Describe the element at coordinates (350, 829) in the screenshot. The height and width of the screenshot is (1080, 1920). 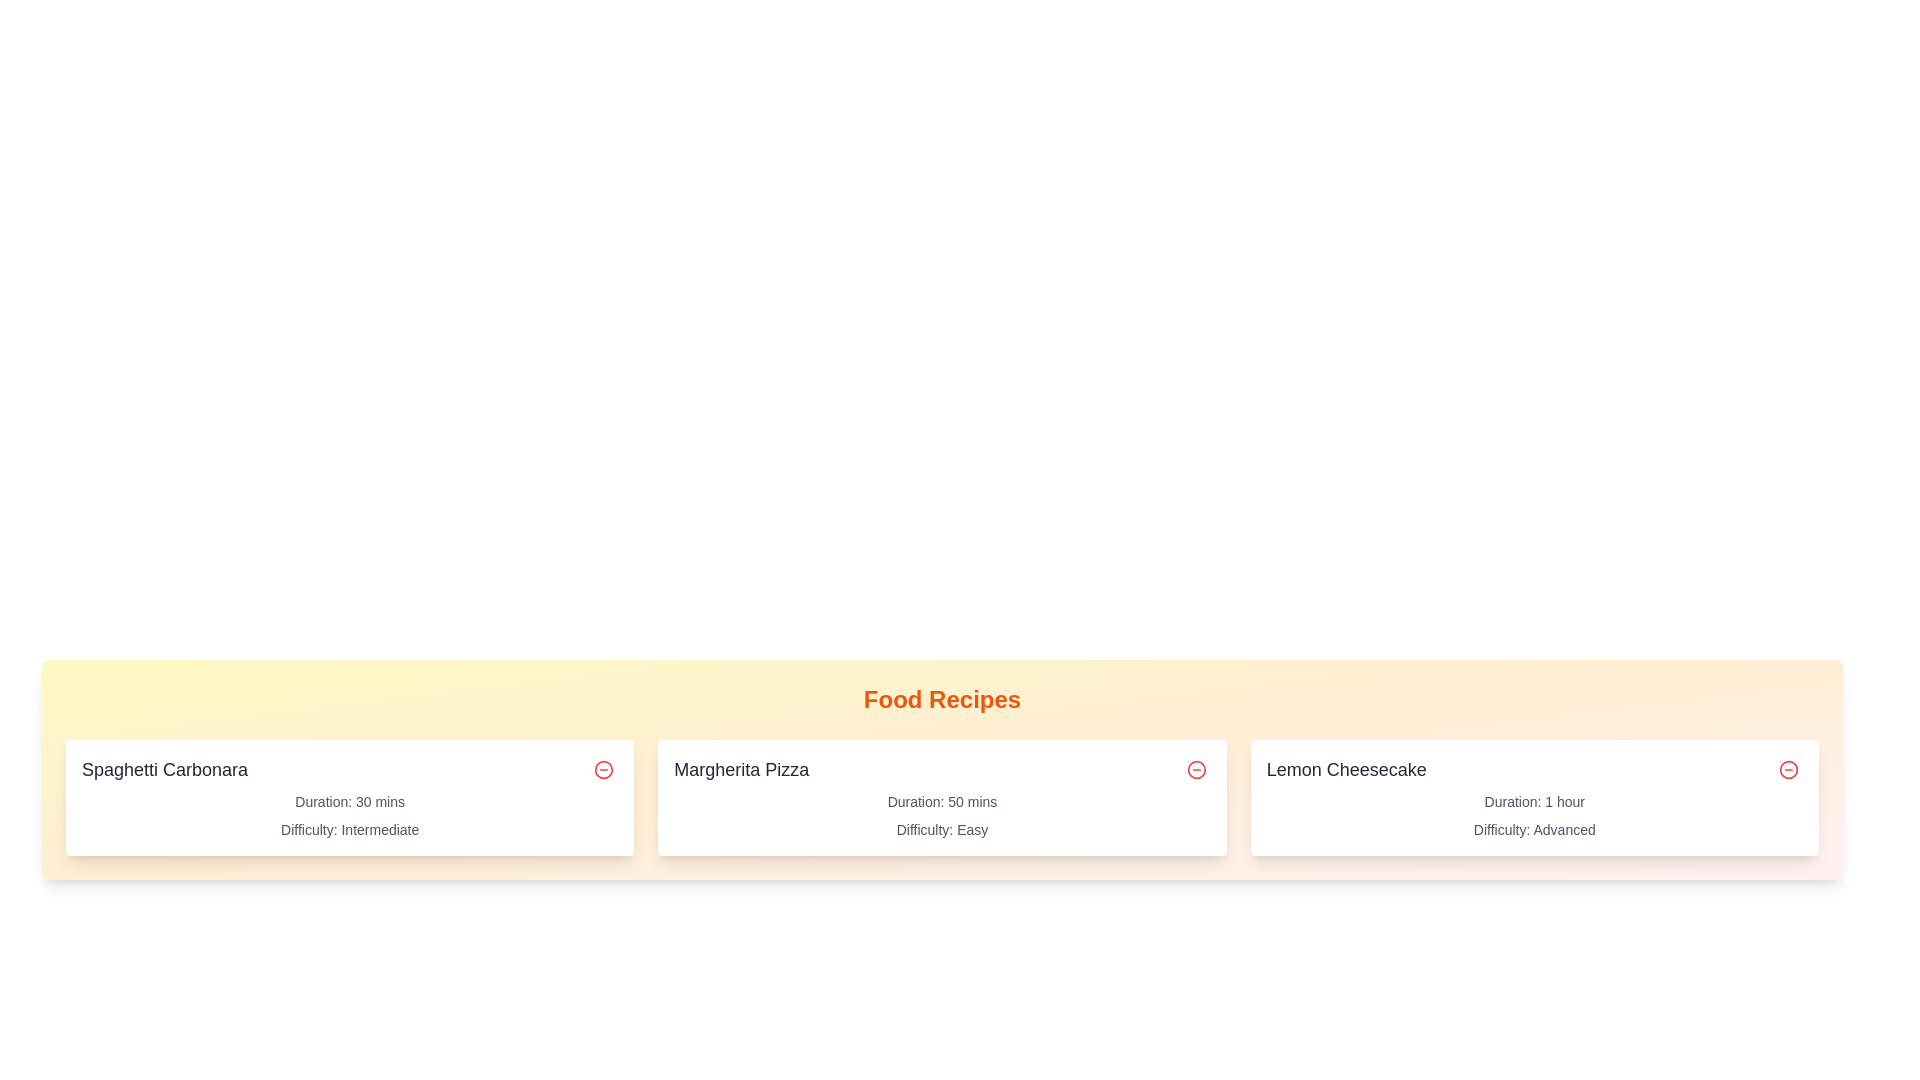
I see `the text label displaying 'Difficulty: Intermediate' in gray color, positioned below 'Duration: 30 mins' in the recipe card for 'Spaghetti Carbonara'` at that location.